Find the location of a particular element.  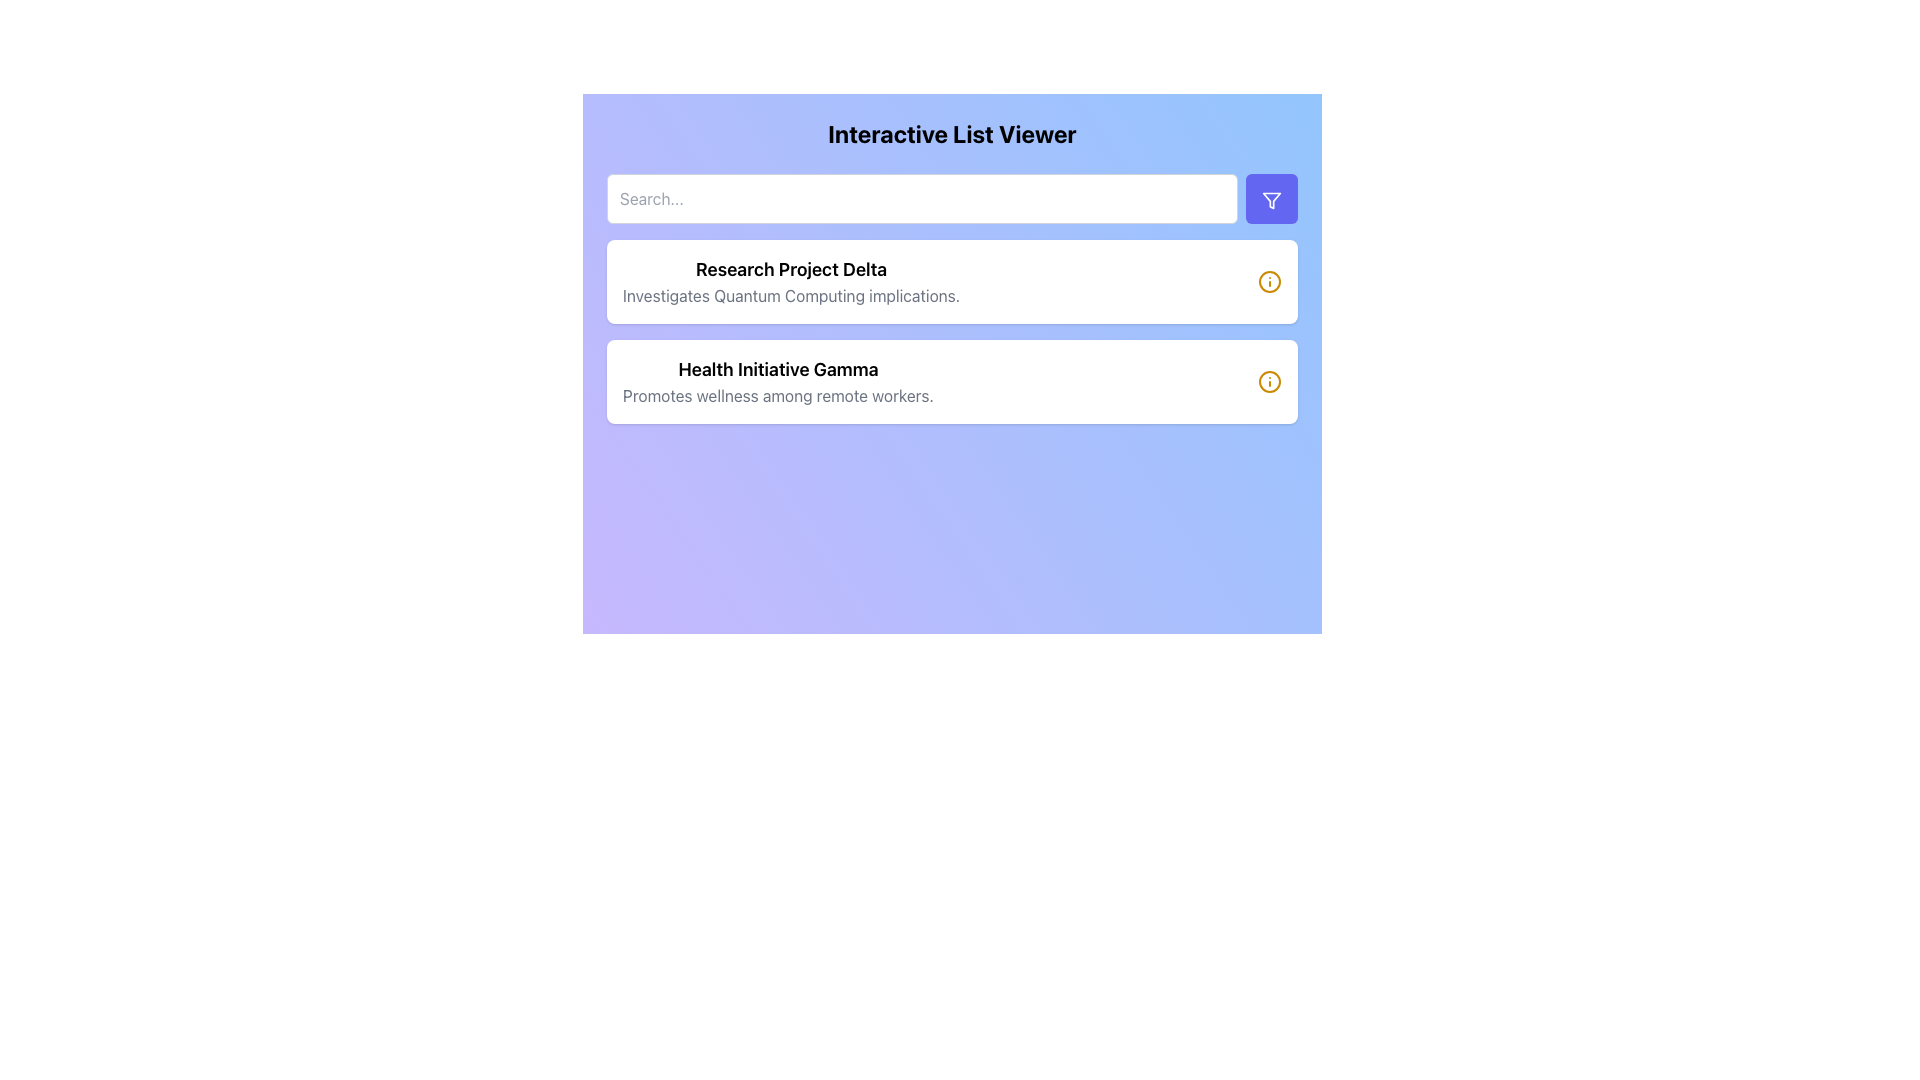

the triangular filter icon located in the top-right corner of the application interface is located at coordinates (1271, 200).